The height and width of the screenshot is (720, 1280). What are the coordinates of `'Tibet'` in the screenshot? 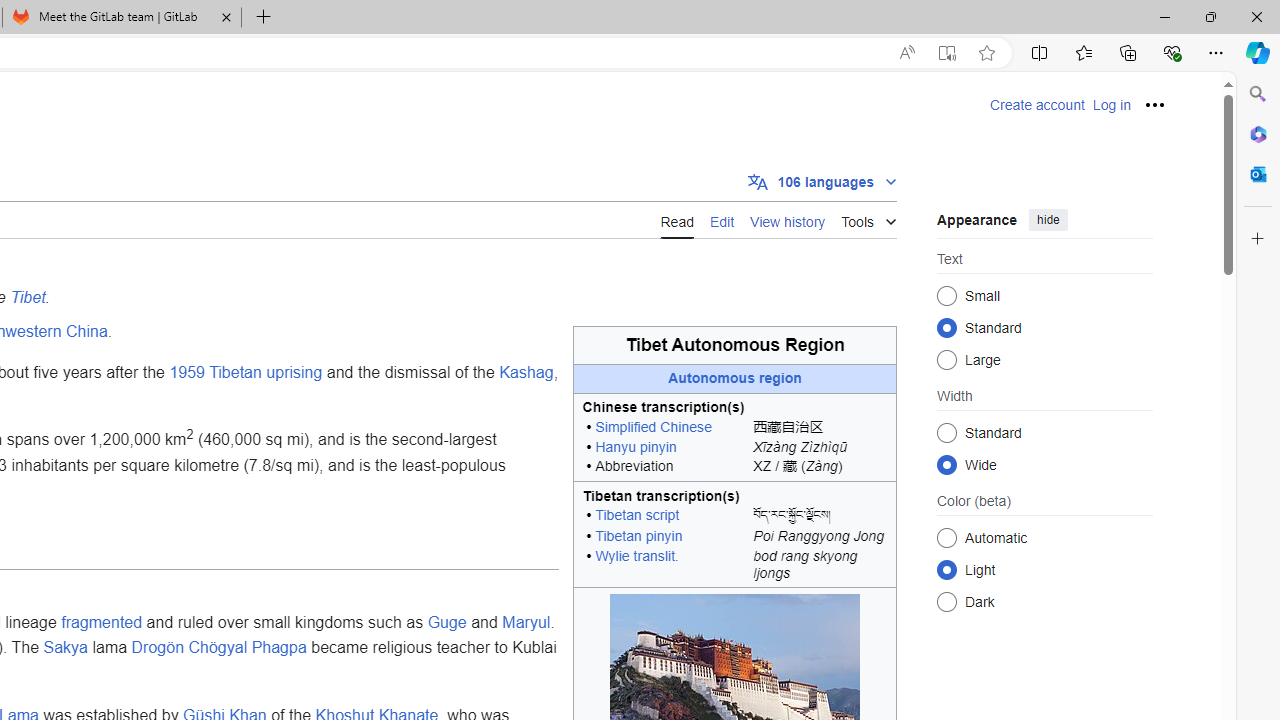 It's located at (28, 297).